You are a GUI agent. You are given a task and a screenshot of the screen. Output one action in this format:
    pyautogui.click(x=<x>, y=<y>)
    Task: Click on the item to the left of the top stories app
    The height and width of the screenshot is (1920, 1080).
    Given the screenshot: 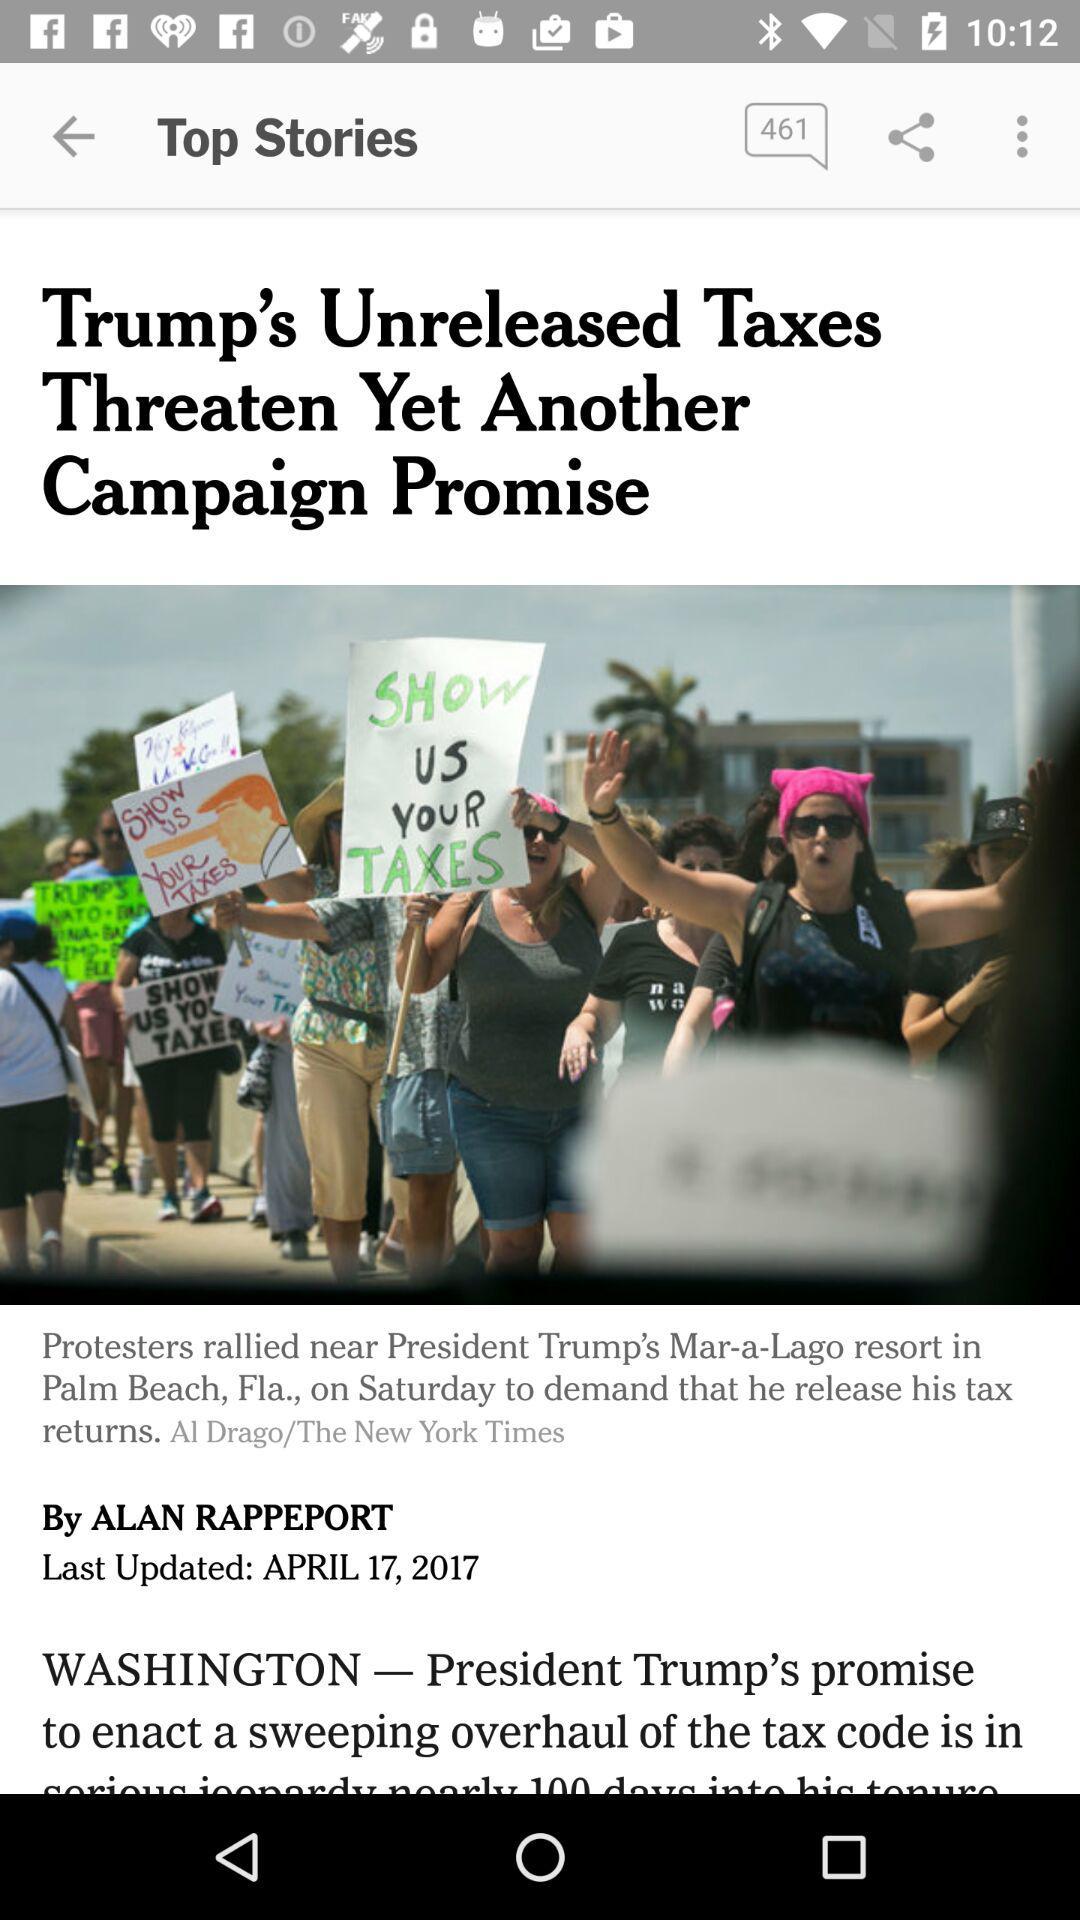 What is the action you would take?
    pyautogui.click(x=72, y=135)
    